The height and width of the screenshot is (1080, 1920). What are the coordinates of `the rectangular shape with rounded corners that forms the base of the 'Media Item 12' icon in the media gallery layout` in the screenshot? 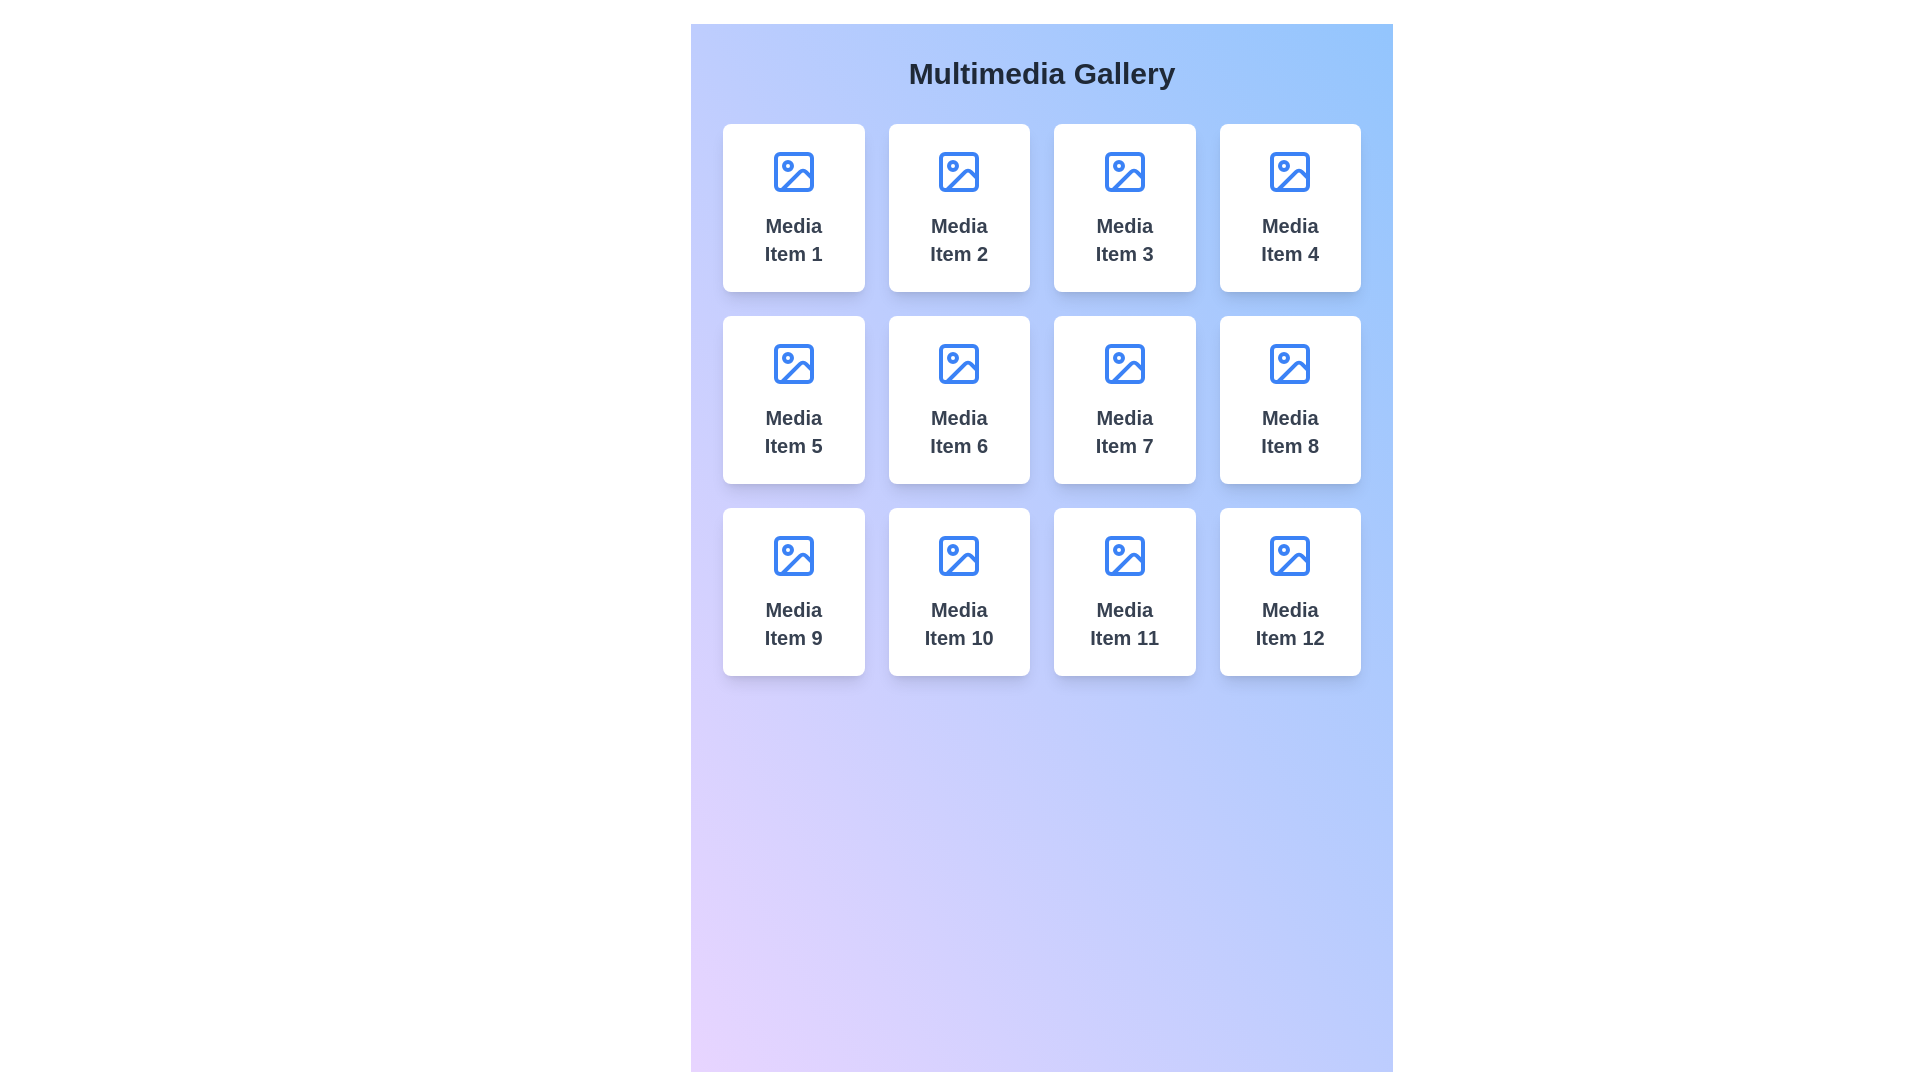 It's located at (1290, 555).